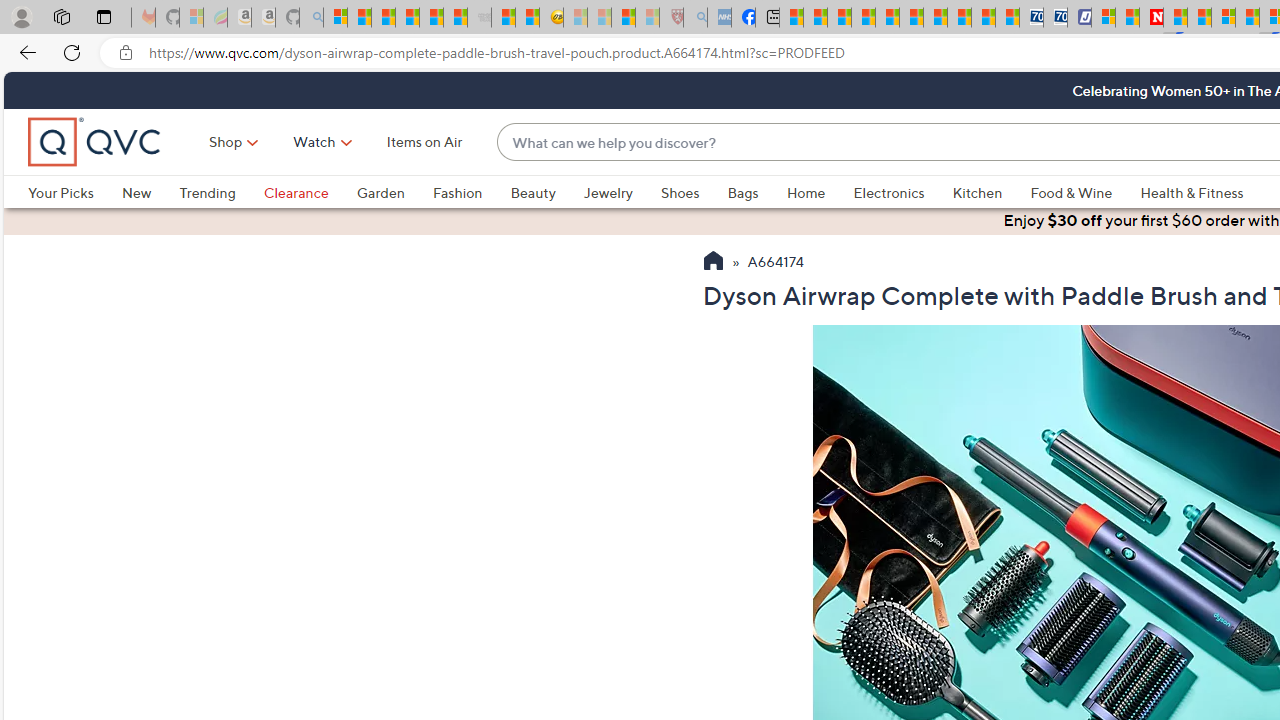 The height and width of the screenshot is (720, 1280). I want to click on 'Clearance', so click(294, 192).